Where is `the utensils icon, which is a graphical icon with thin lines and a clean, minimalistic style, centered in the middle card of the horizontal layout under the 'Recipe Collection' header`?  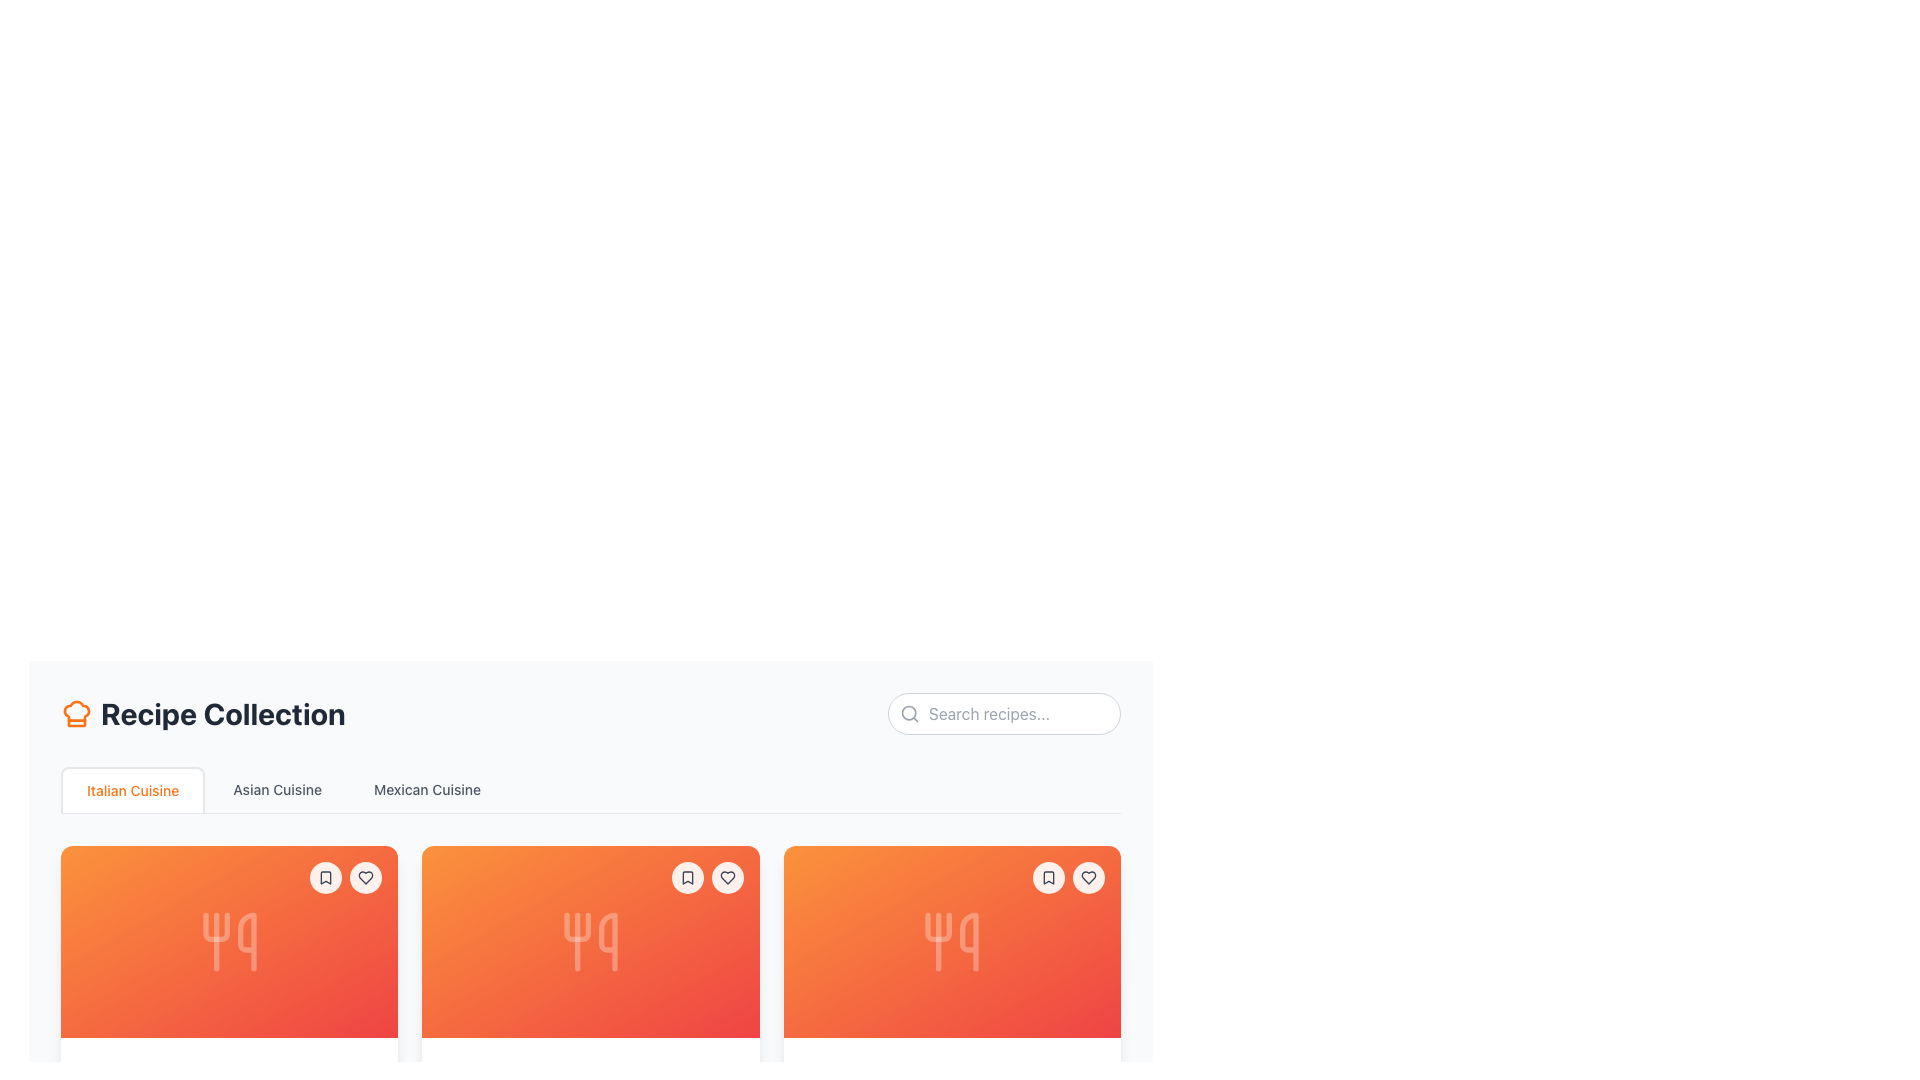
the utensils icon, which is a graphical icon with thin lines and a clean, minimalistic style, centered in the middle card of the horizontal layout under the 'Recipe Collection' header is located at coordinates (589, 941).